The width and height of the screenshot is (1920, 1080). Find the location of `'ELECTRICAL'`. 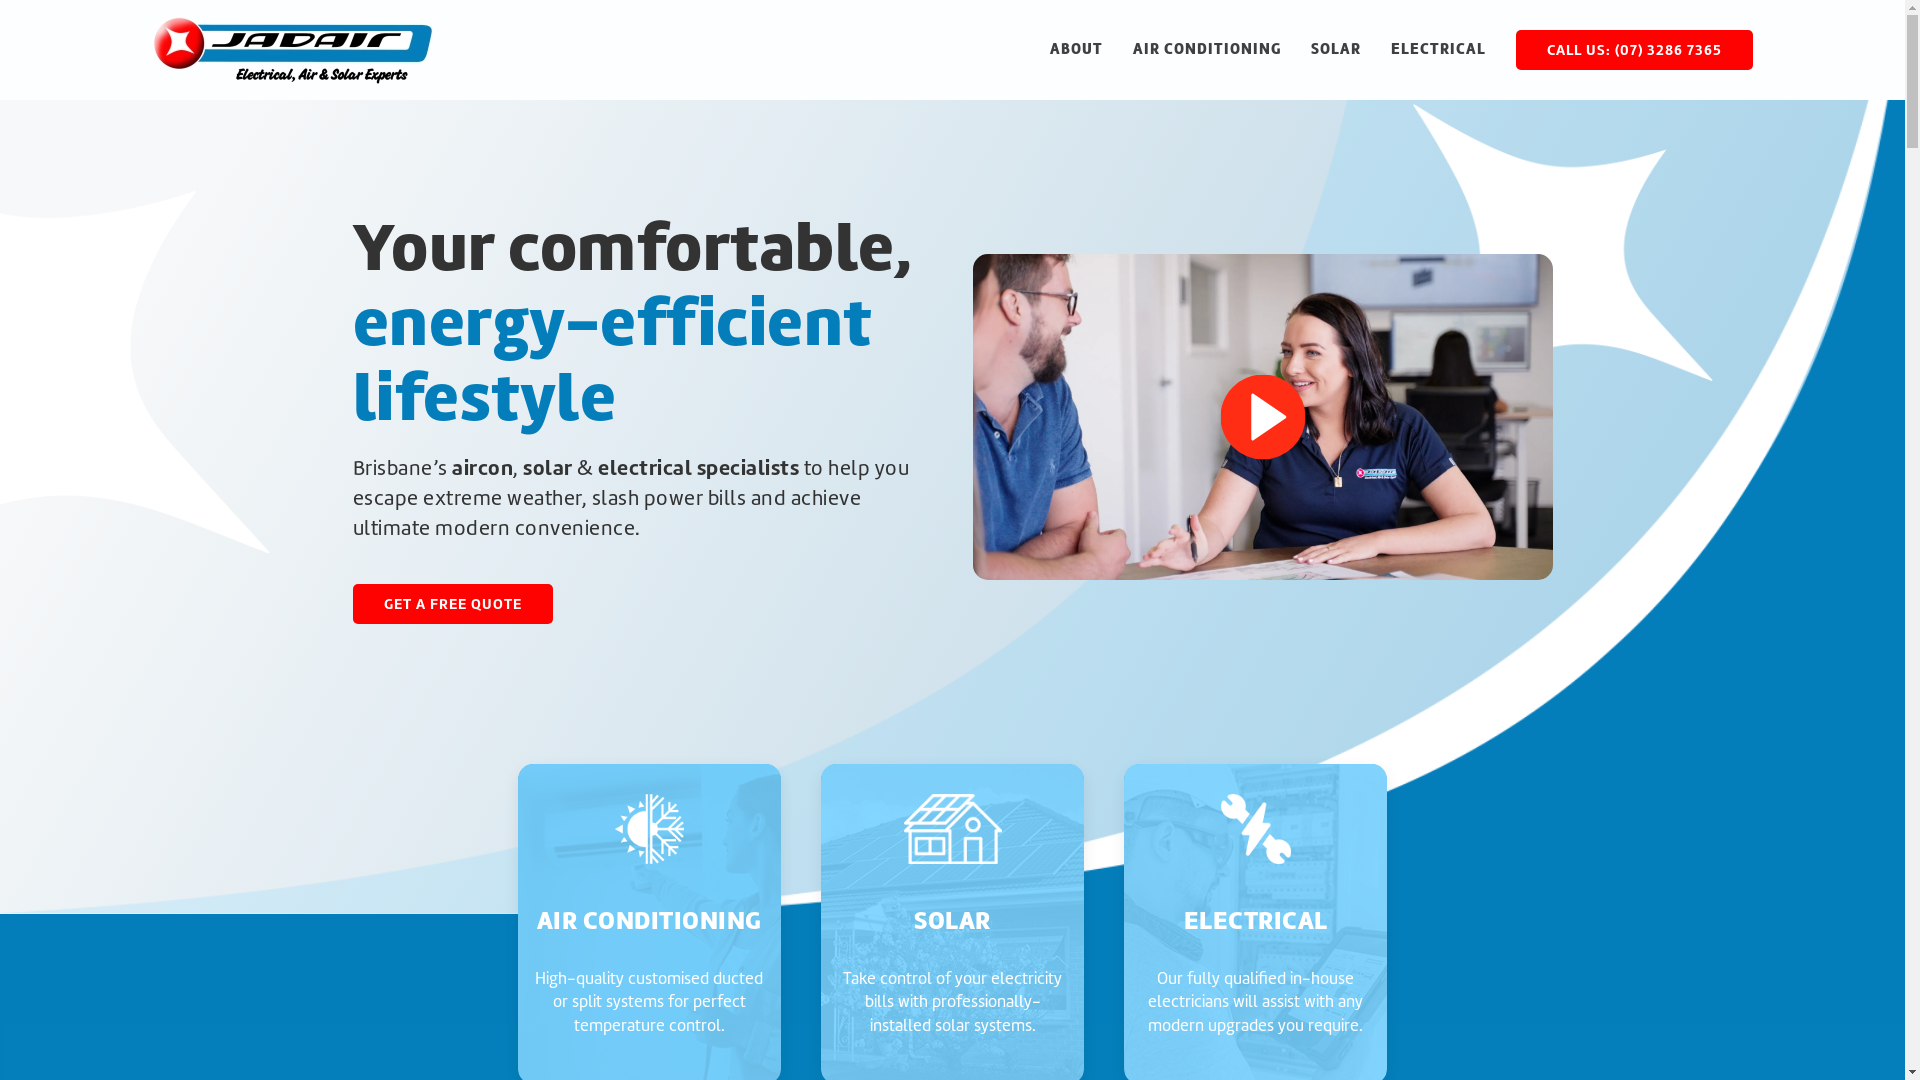

'ELECTRICAL' is located at coordinates (1436, 49).